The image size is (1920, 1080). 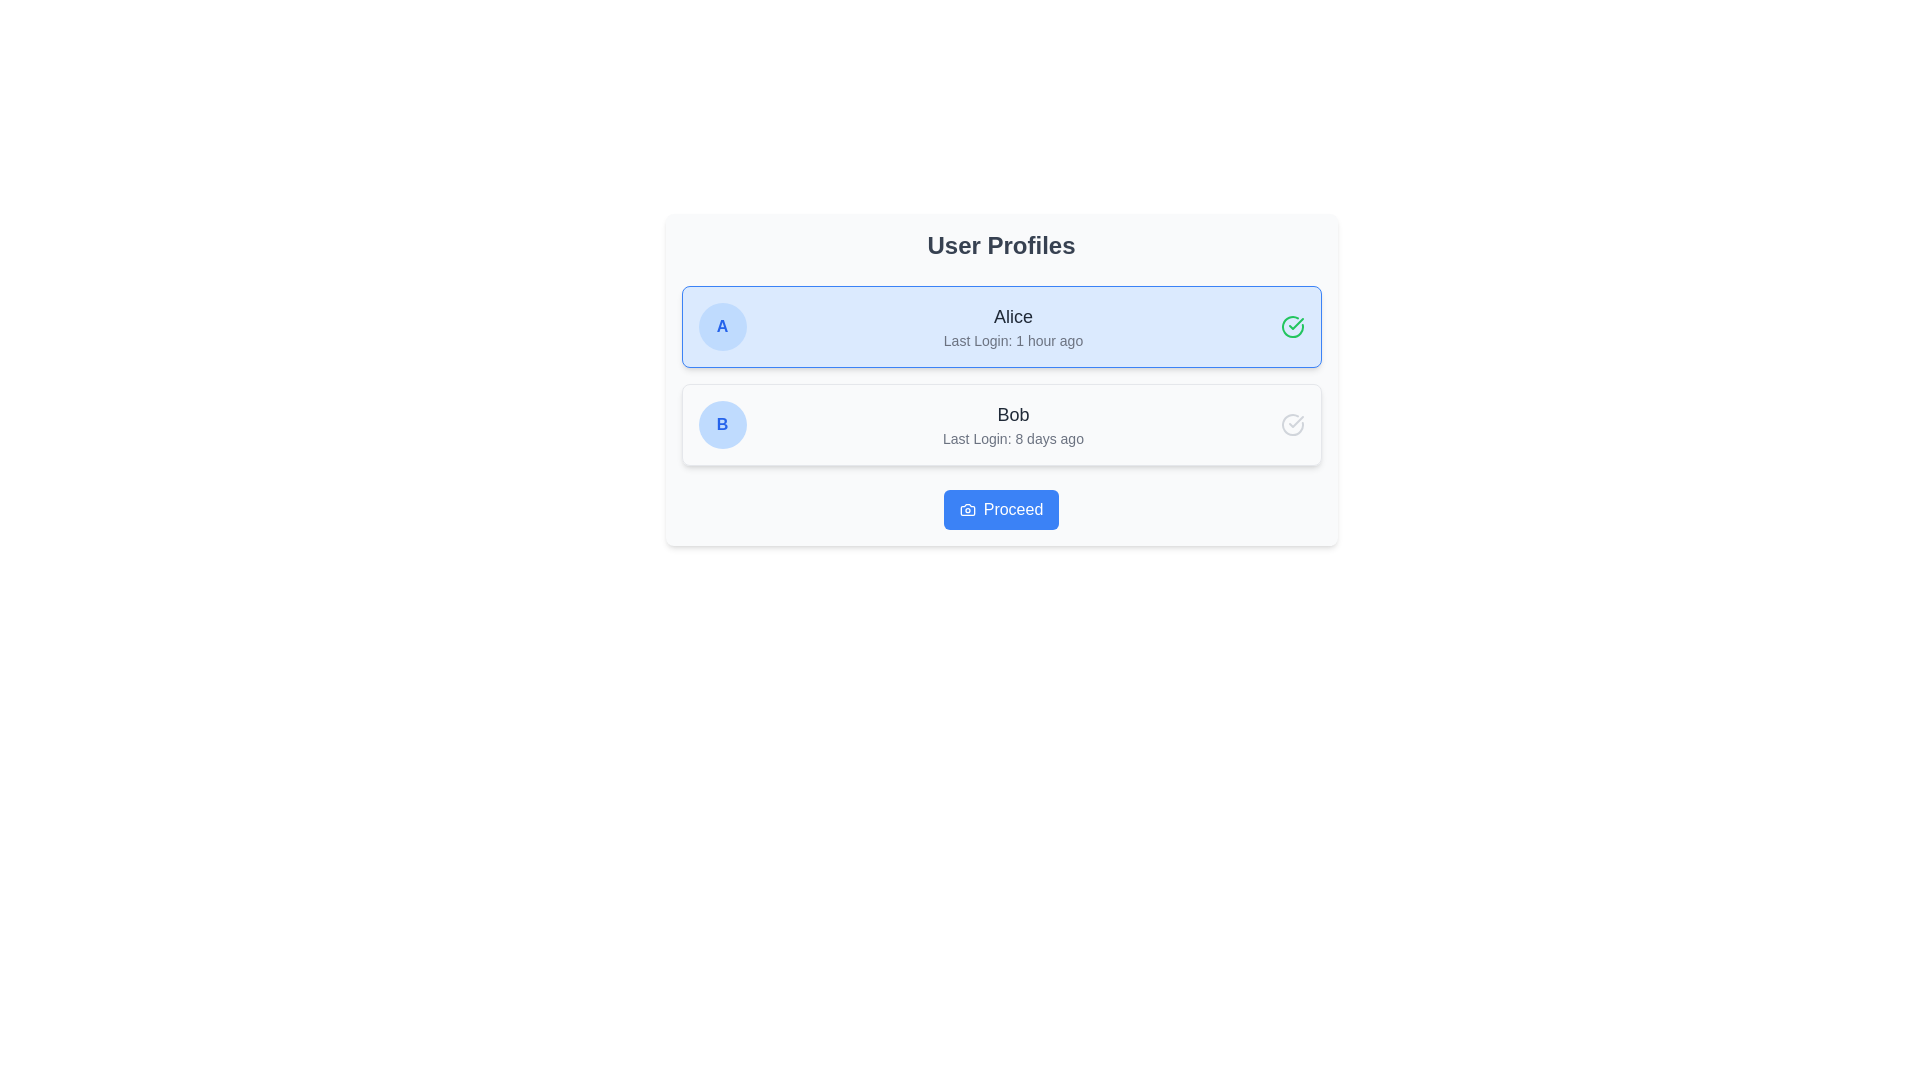 I want to click on static text displaying 'Last Login: 8 days ago', which is located directly below the user name 'Bob' in the user profile section, so click(x=1013, y=438).